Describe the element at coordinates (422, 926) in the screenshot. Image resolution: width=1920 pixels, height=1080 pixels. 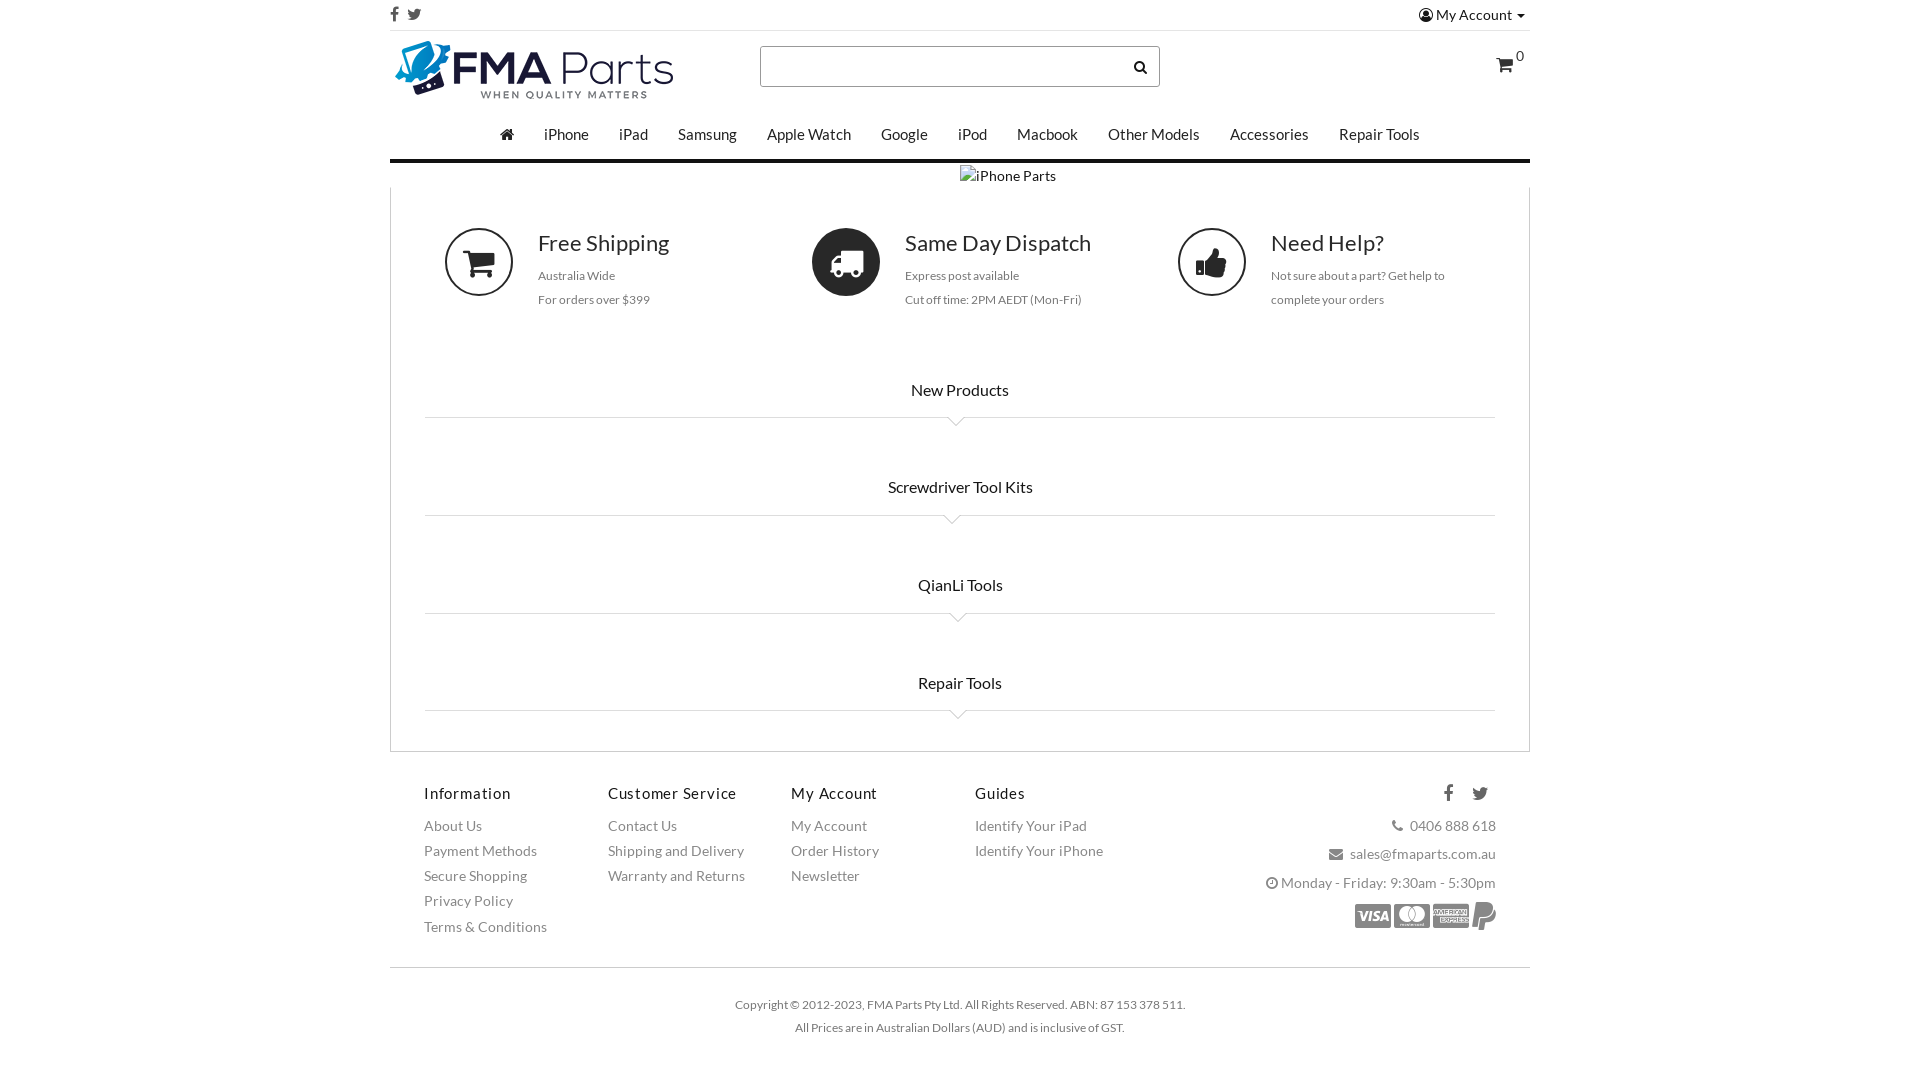
I see `'Terms & Conditions'` at that location.